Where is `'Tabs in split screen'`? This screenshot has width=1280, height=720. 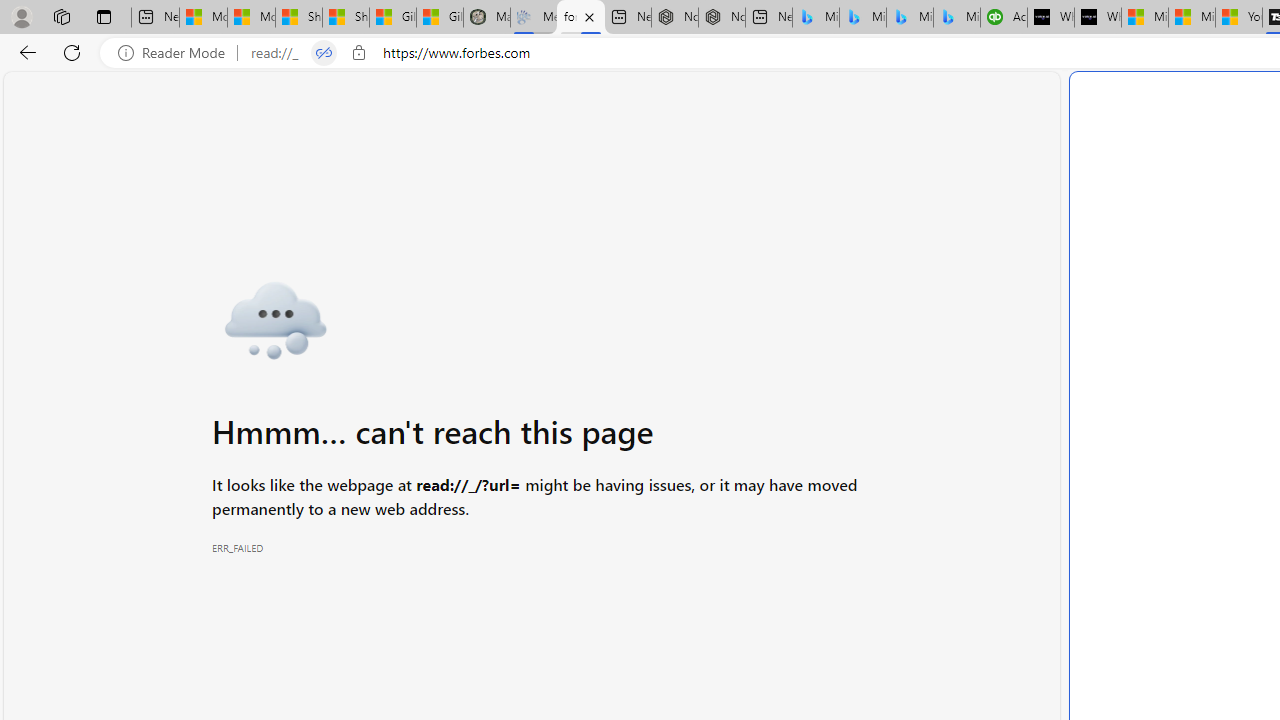 'Tabs in split screen' is located at coordinates (323, 52).